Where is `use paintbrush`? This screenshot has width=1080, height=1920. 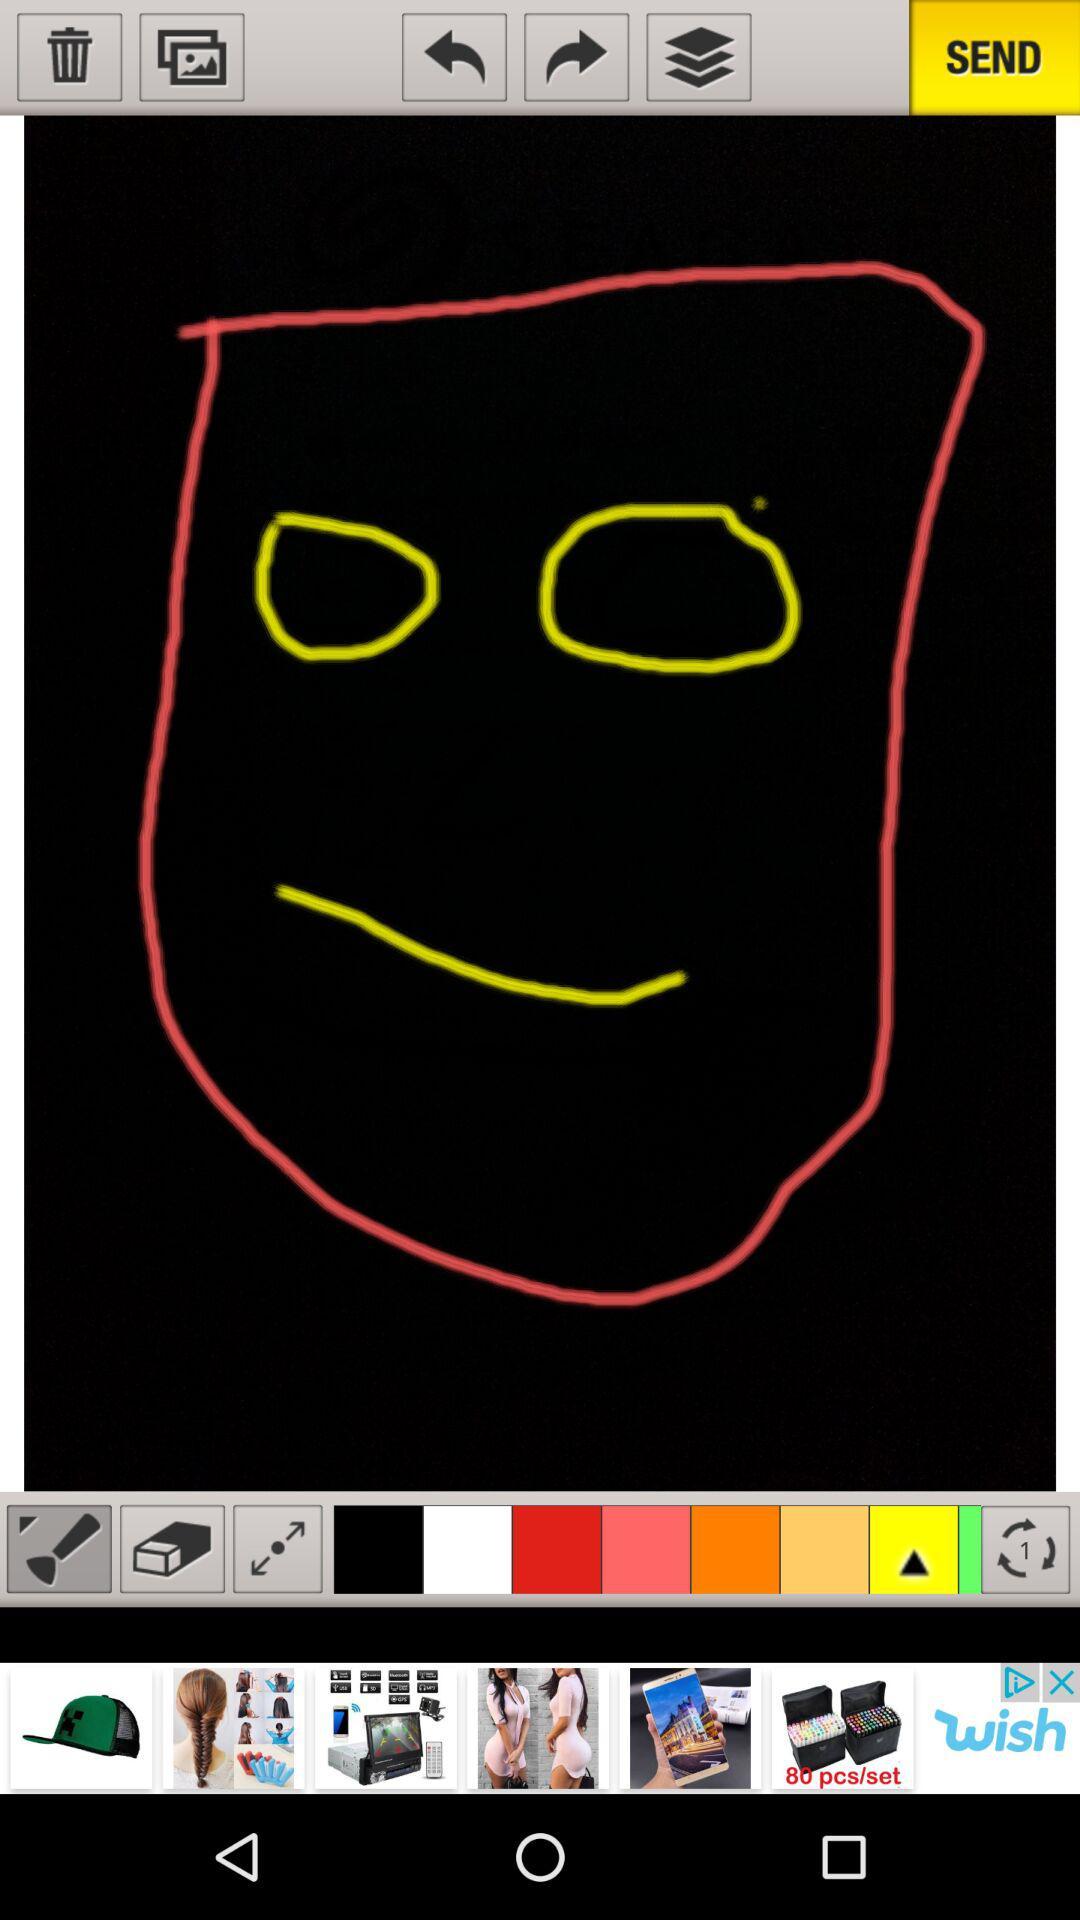
use paintbrush is located at coordinates (58, 1548).